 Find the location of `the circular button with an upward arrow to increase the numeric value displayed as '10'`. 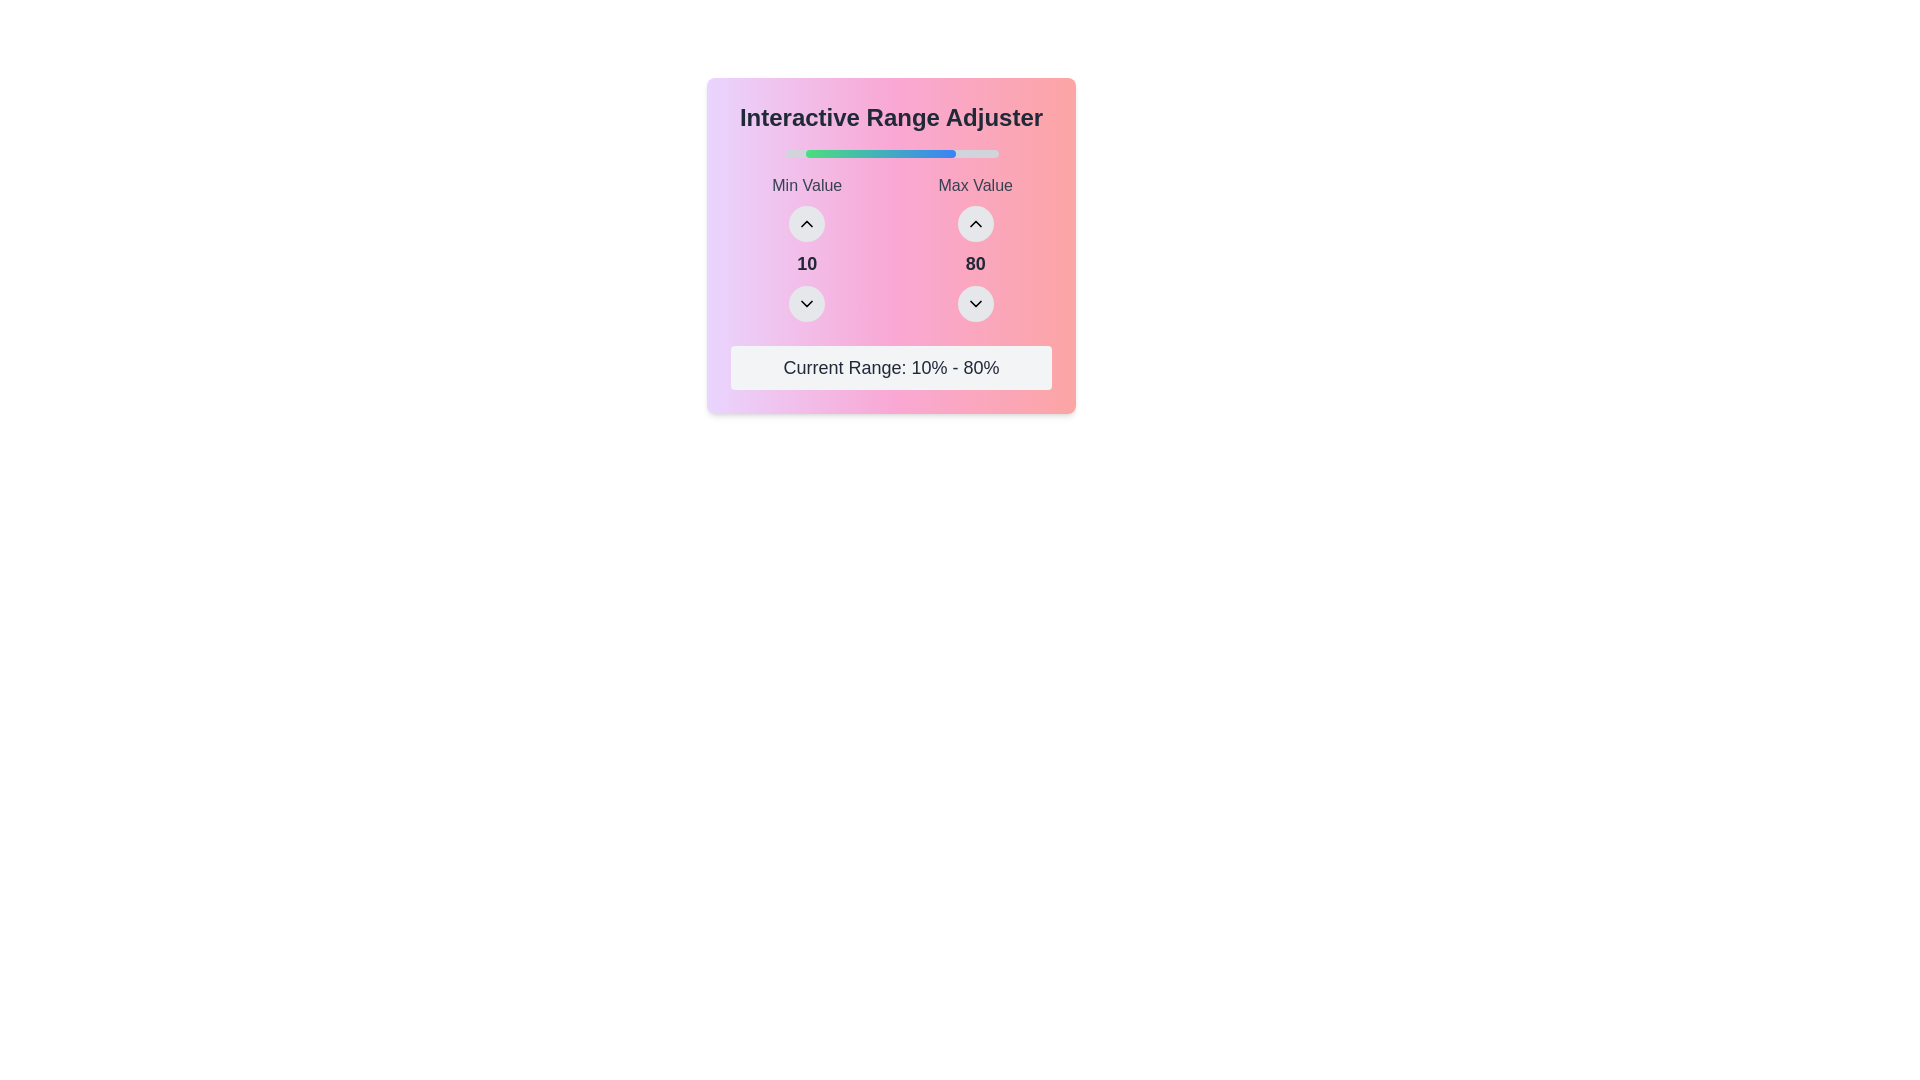

the circular button with an upward arrow to increase the numeric value displayed as '10' is located at coordinates (807, 246).